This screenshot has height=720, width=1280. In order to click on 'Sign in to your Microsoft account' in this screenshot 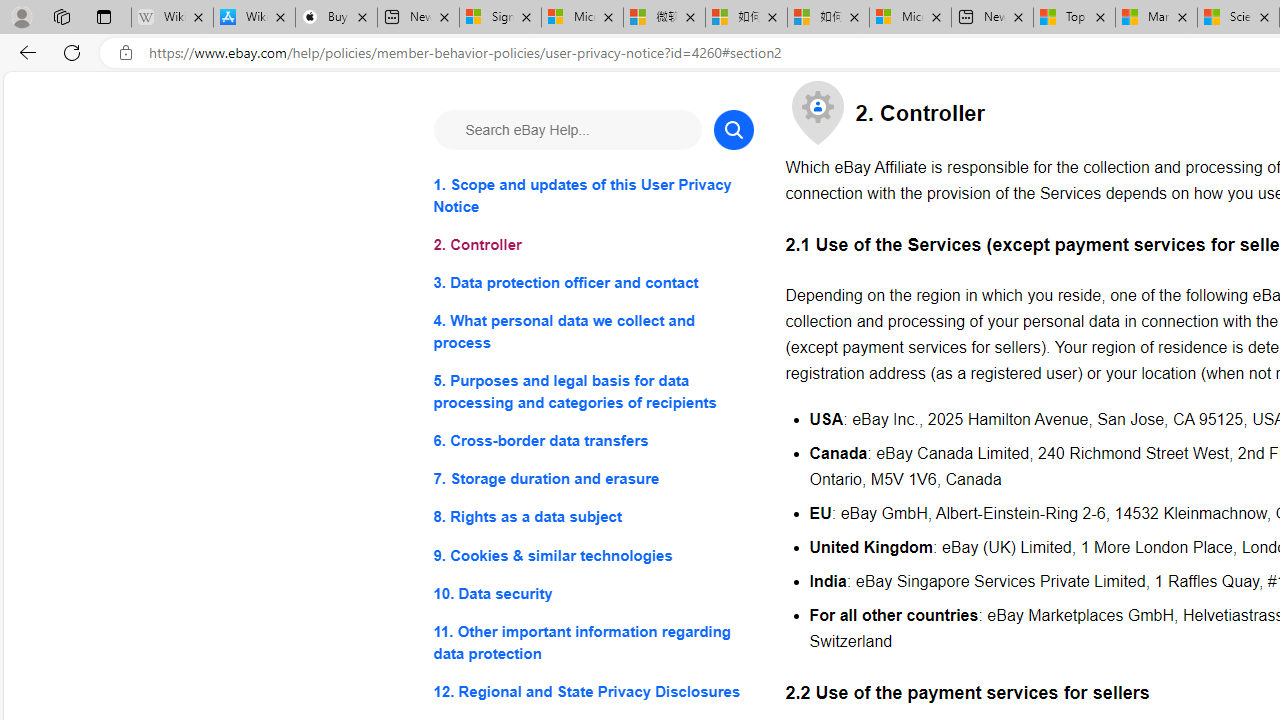, I will do `click(500, 17)`.